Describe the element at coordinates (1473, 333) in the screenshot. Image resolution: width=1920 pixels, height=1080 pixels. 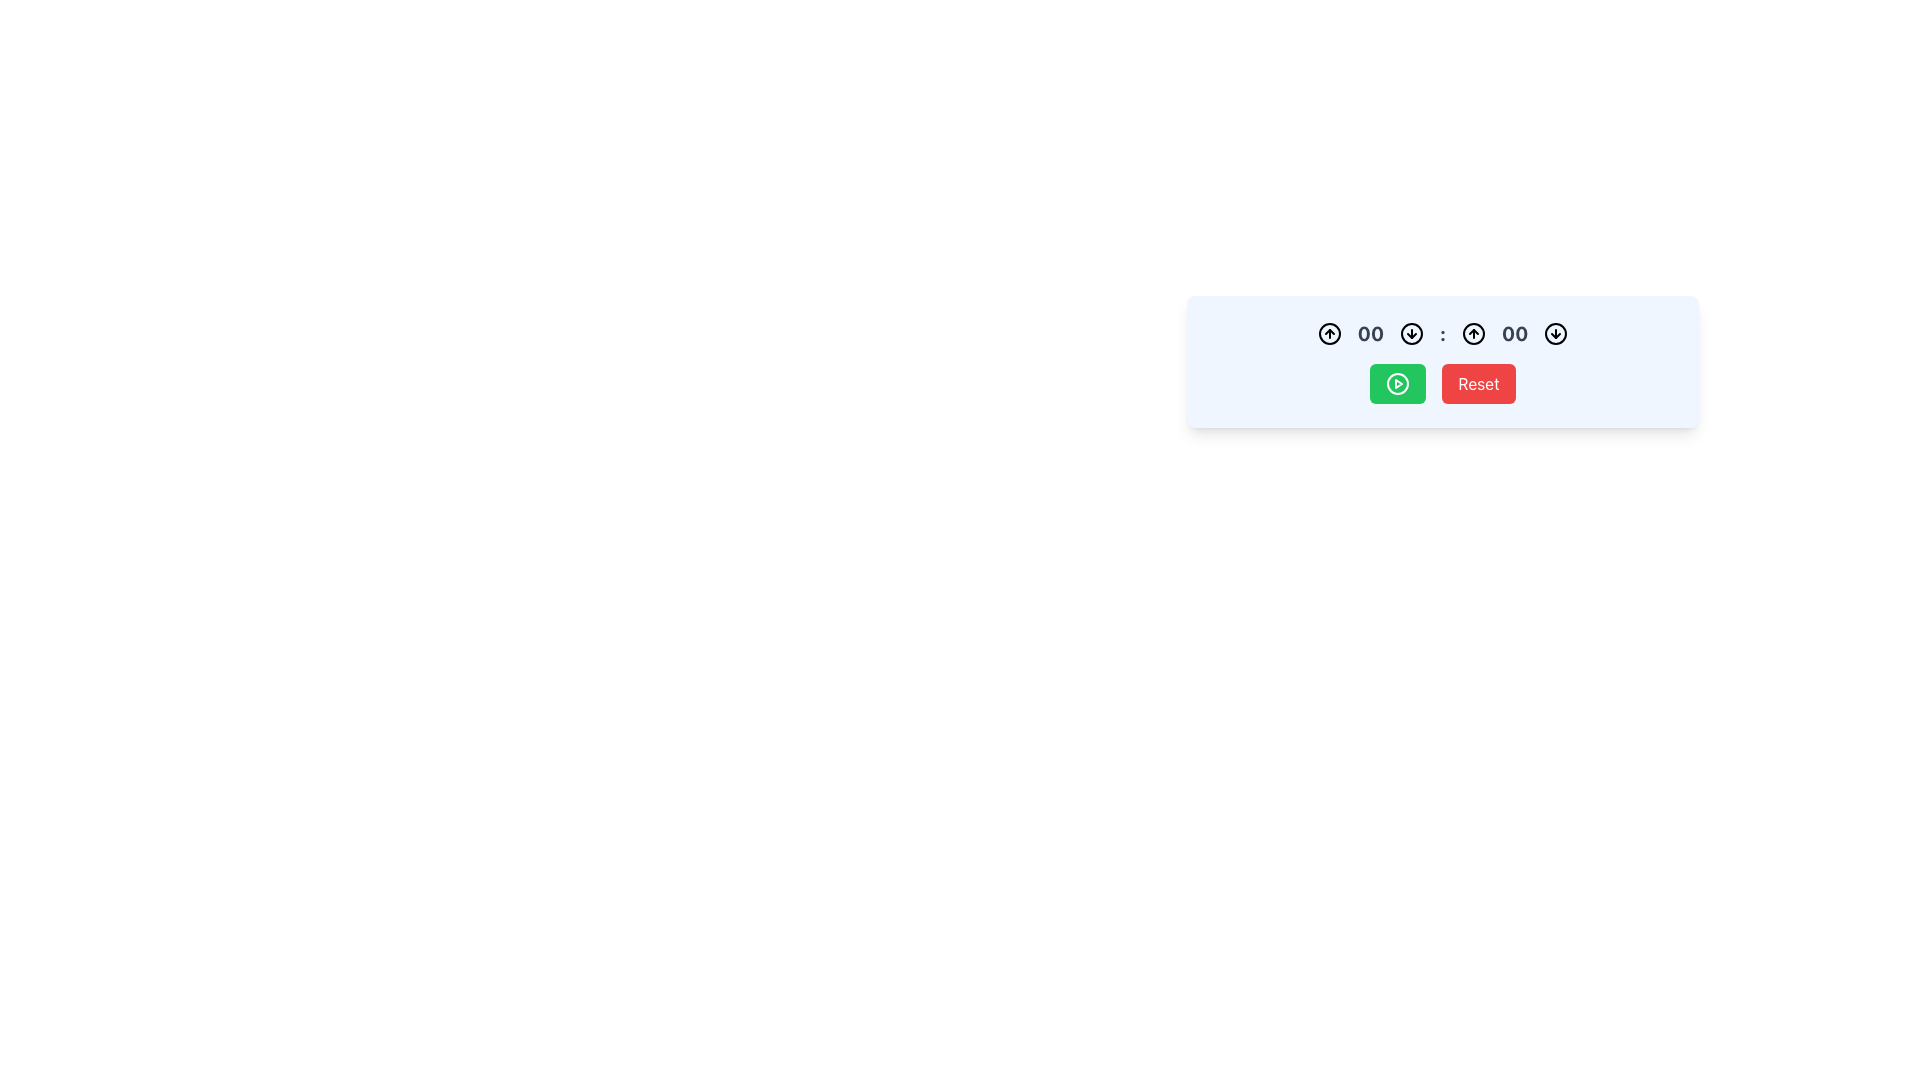
I see `the fifth button in a horizontal sequence, positioned to the right of the colon (':') and between two '00' labels, which is likely used to increment or adjust a value upwards` at that location.